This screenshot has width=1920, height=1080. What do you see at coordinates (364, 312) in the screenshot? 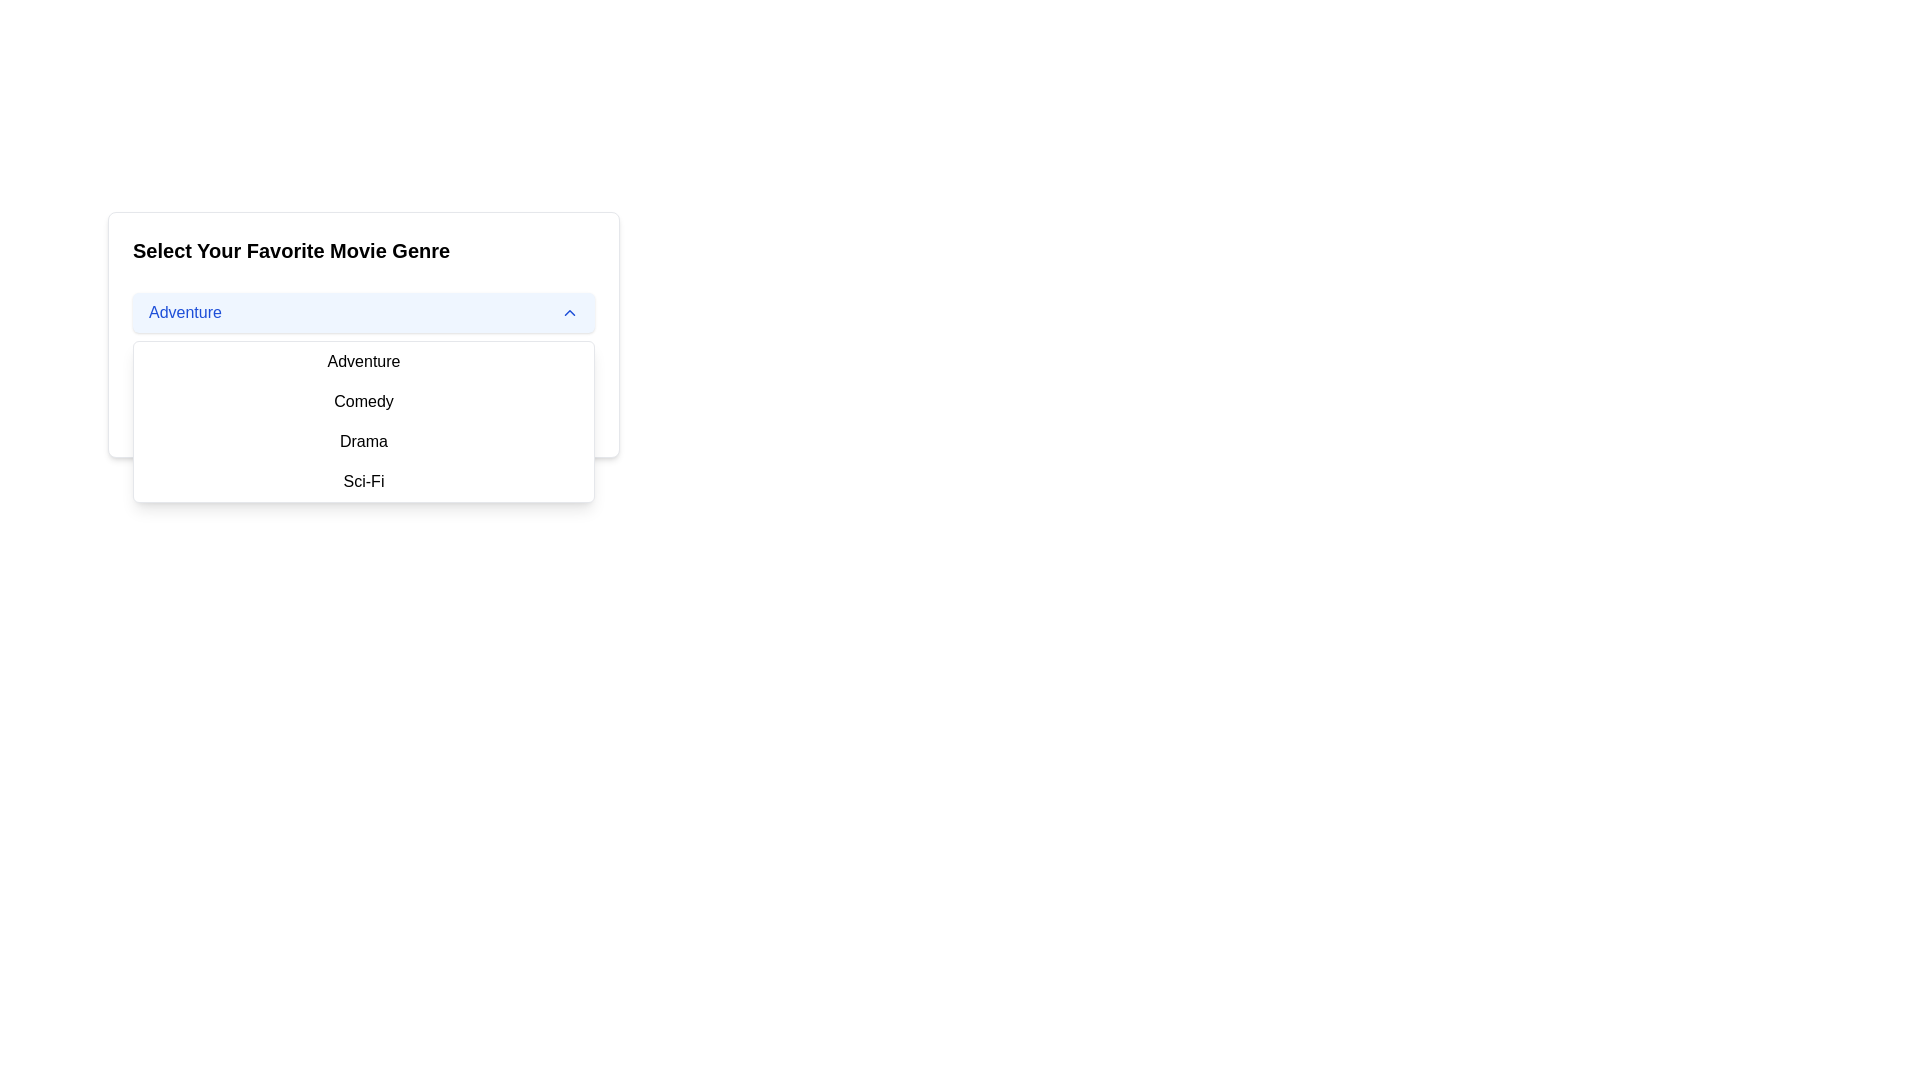
I see `the Dropdown menu located in the middle of the white card titled 'Select Your Favorite Movie Genre'` at bounding box center [364, 312].